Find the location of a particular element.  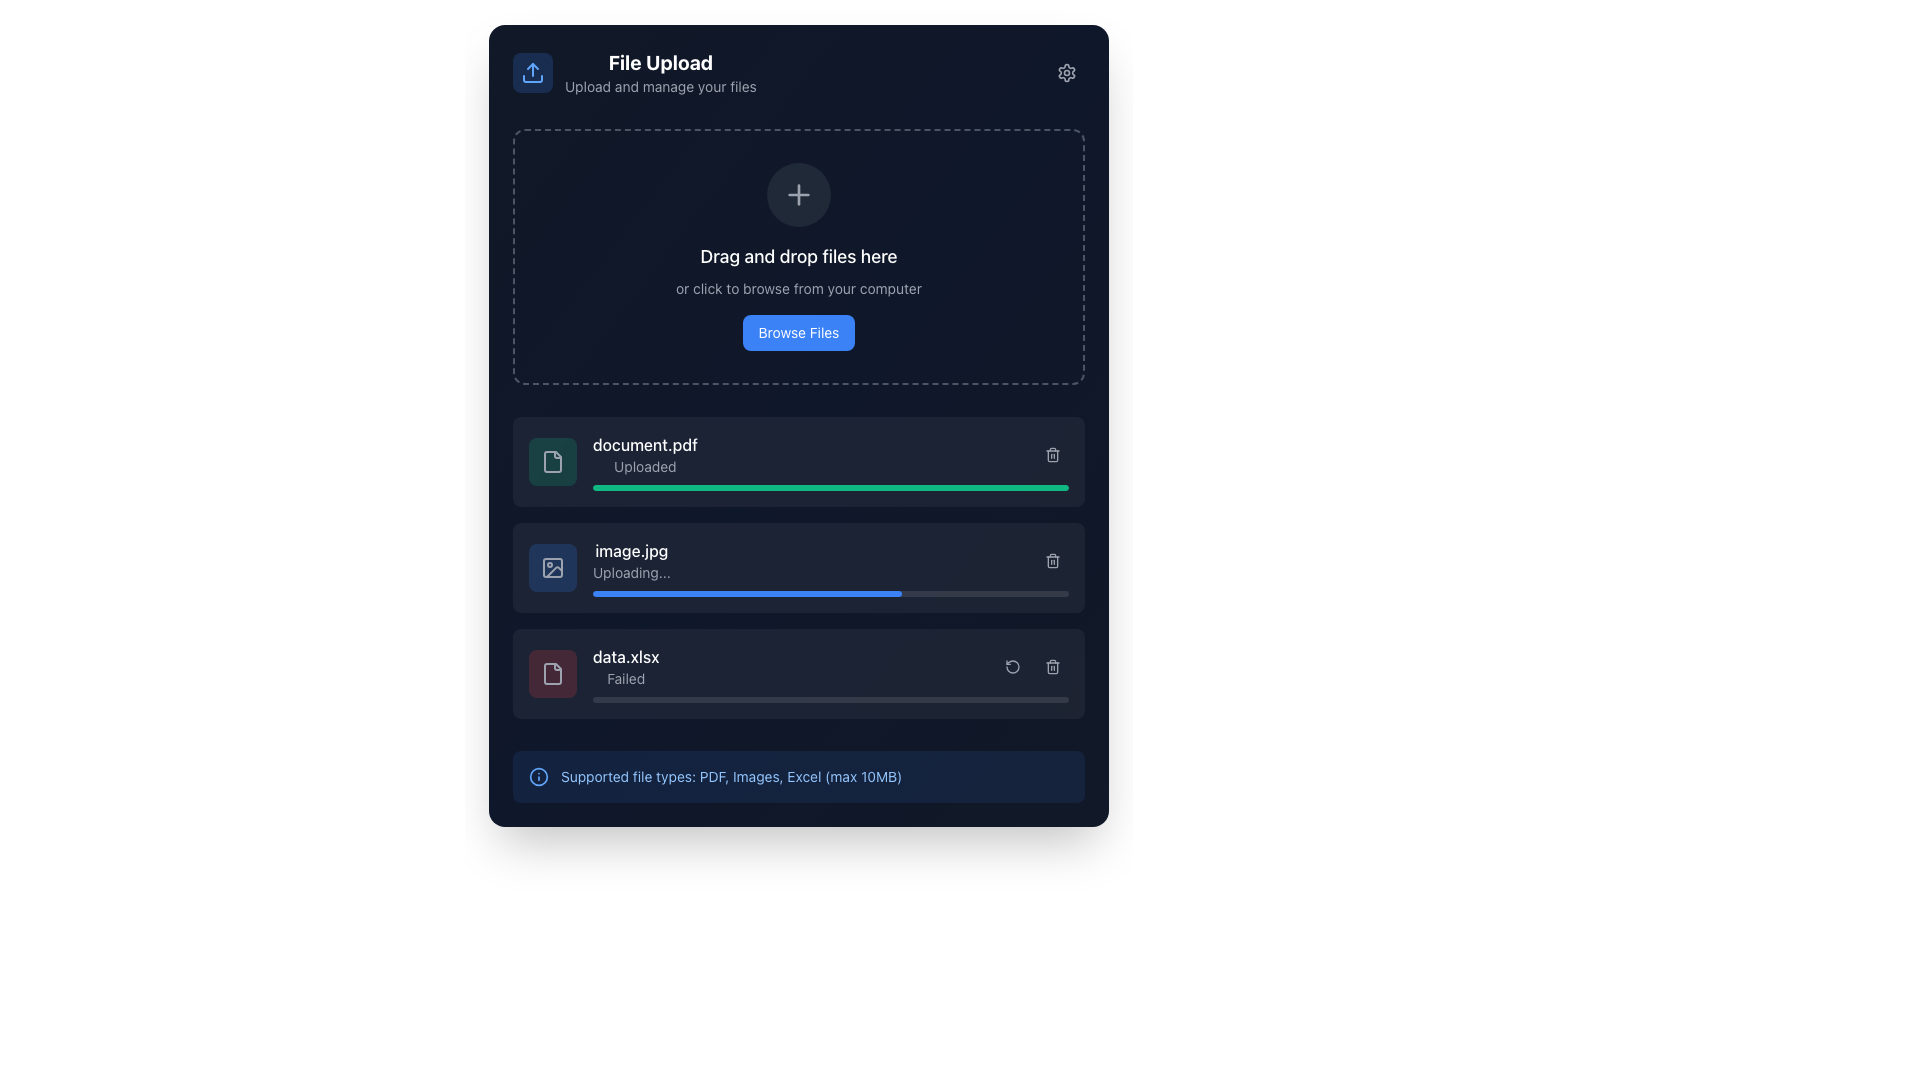

the progress is located at coordinates (716, 698).